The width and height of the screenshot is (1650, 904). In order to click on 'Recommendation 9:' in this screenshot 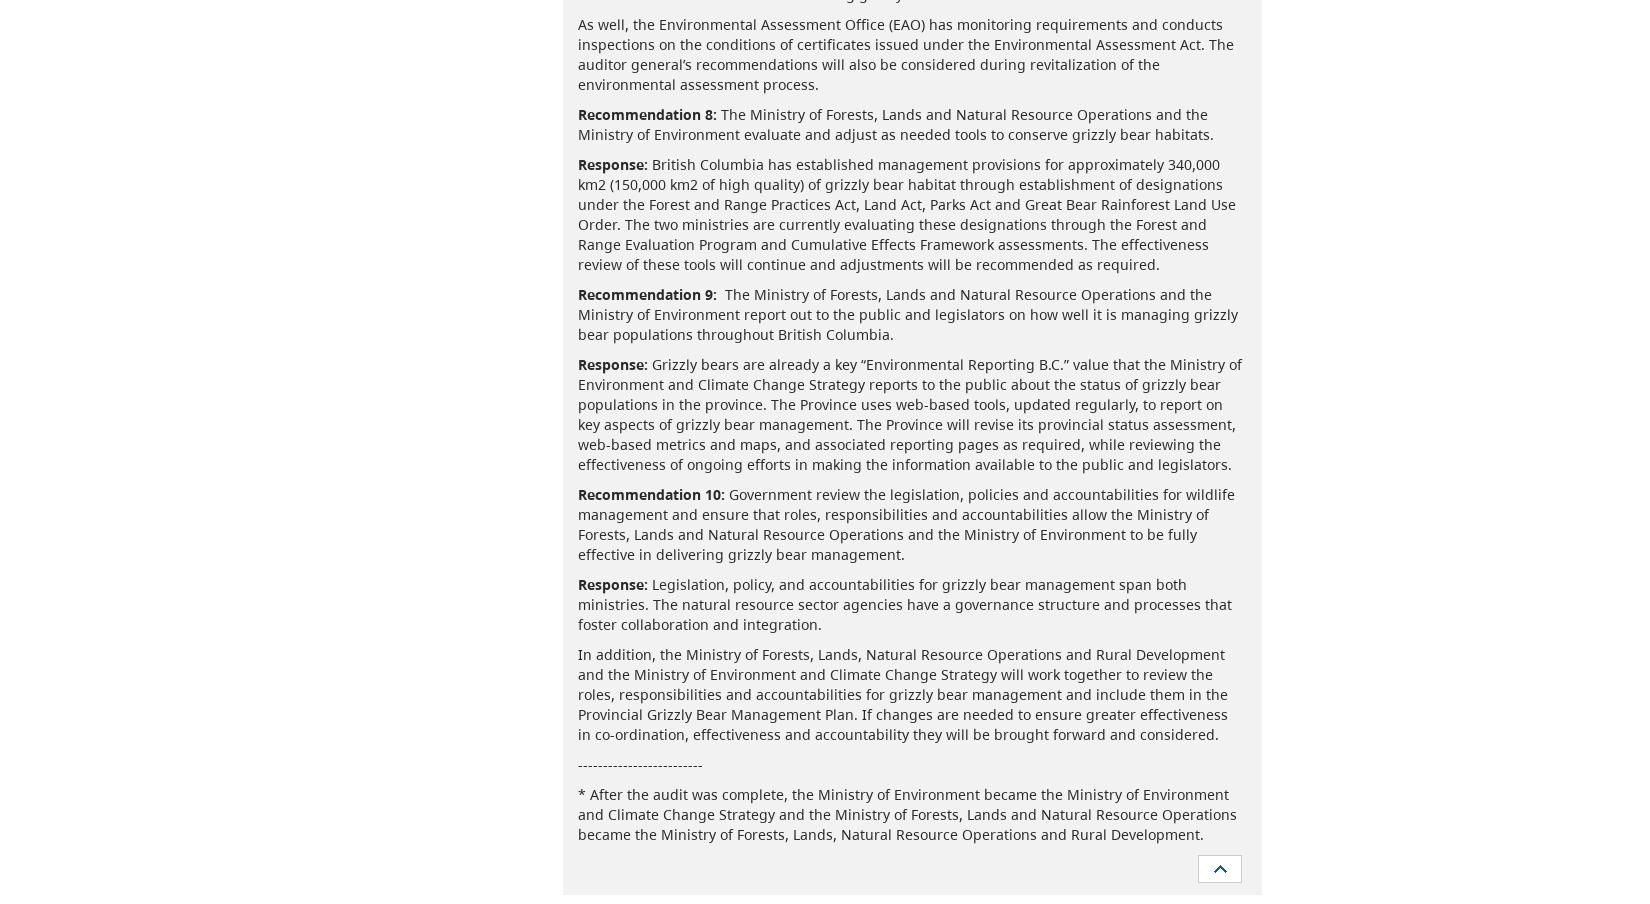, I will do `click(645, 293)`.